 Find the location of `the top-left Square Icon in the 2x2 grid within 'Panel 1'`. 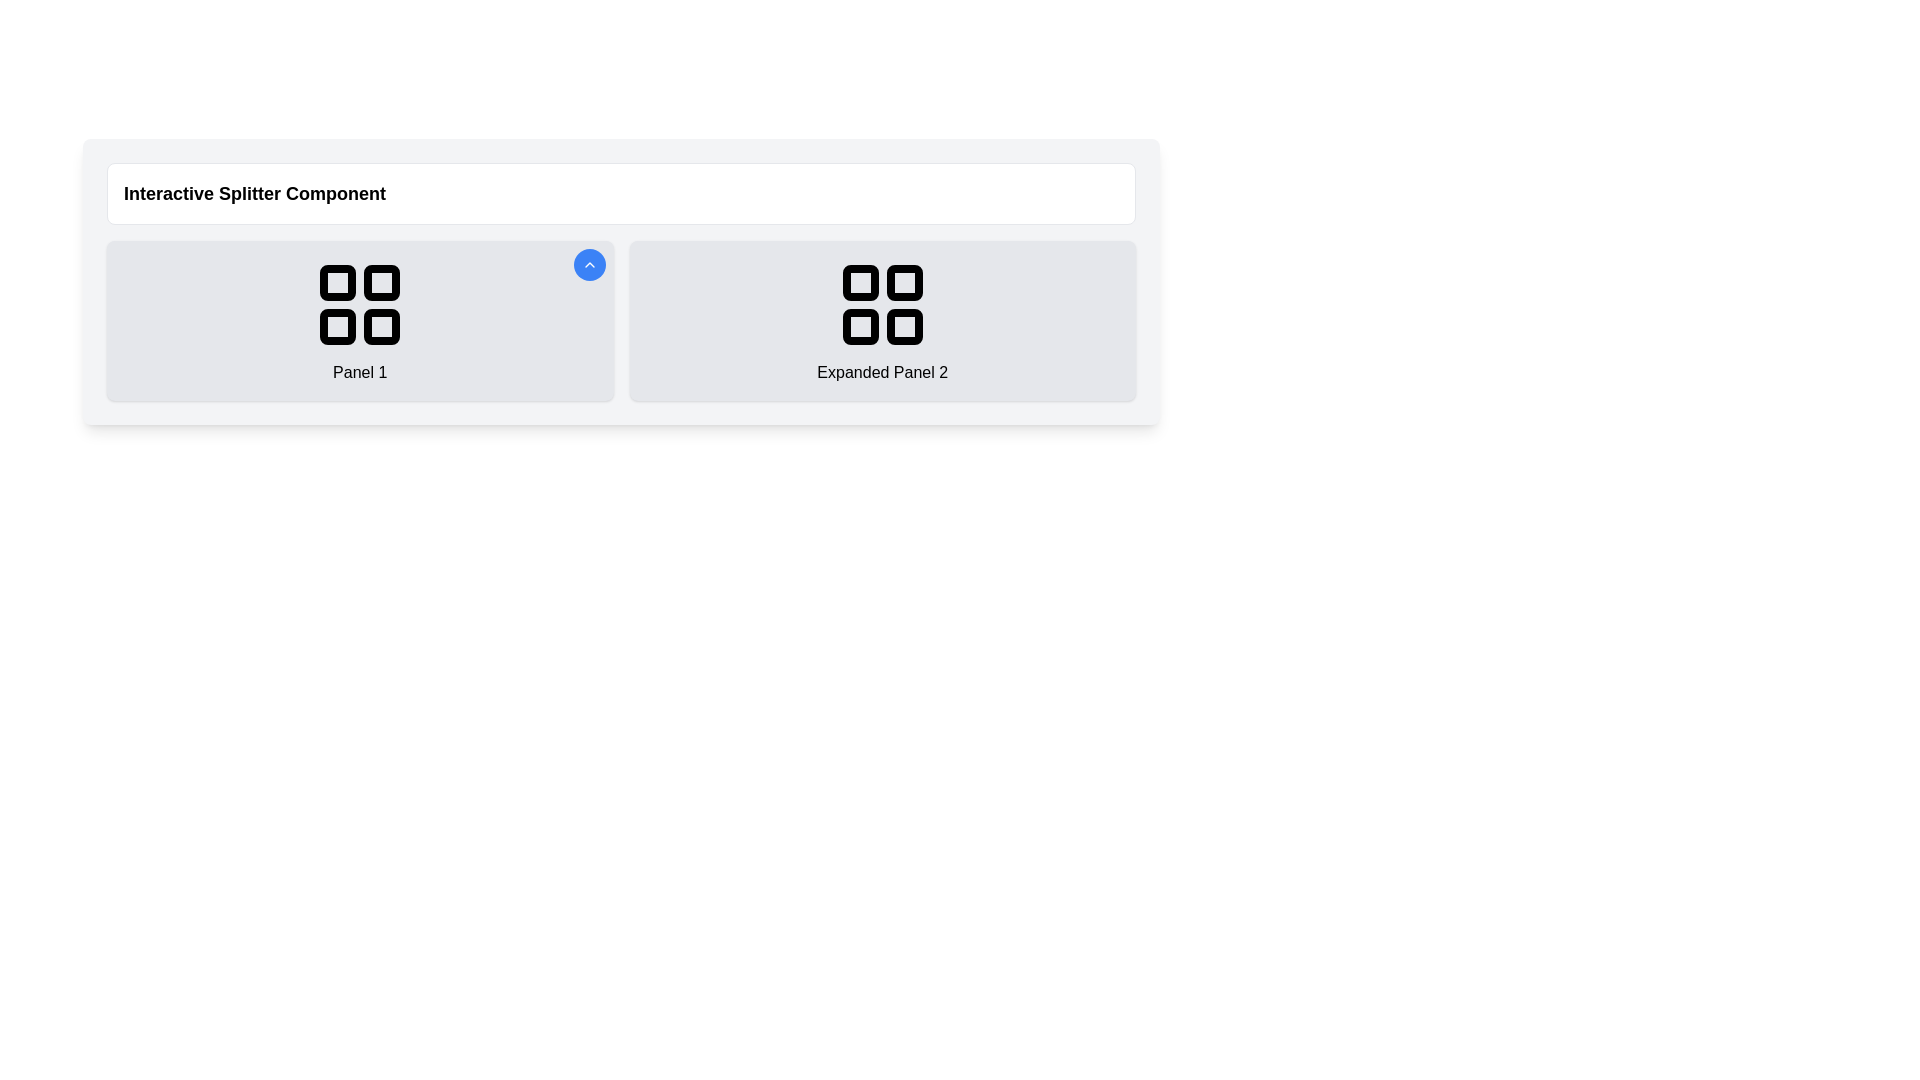

the top-left Square Icon in the 2x2 grid within 'Panel 1' is located at coordinates (338, 282).